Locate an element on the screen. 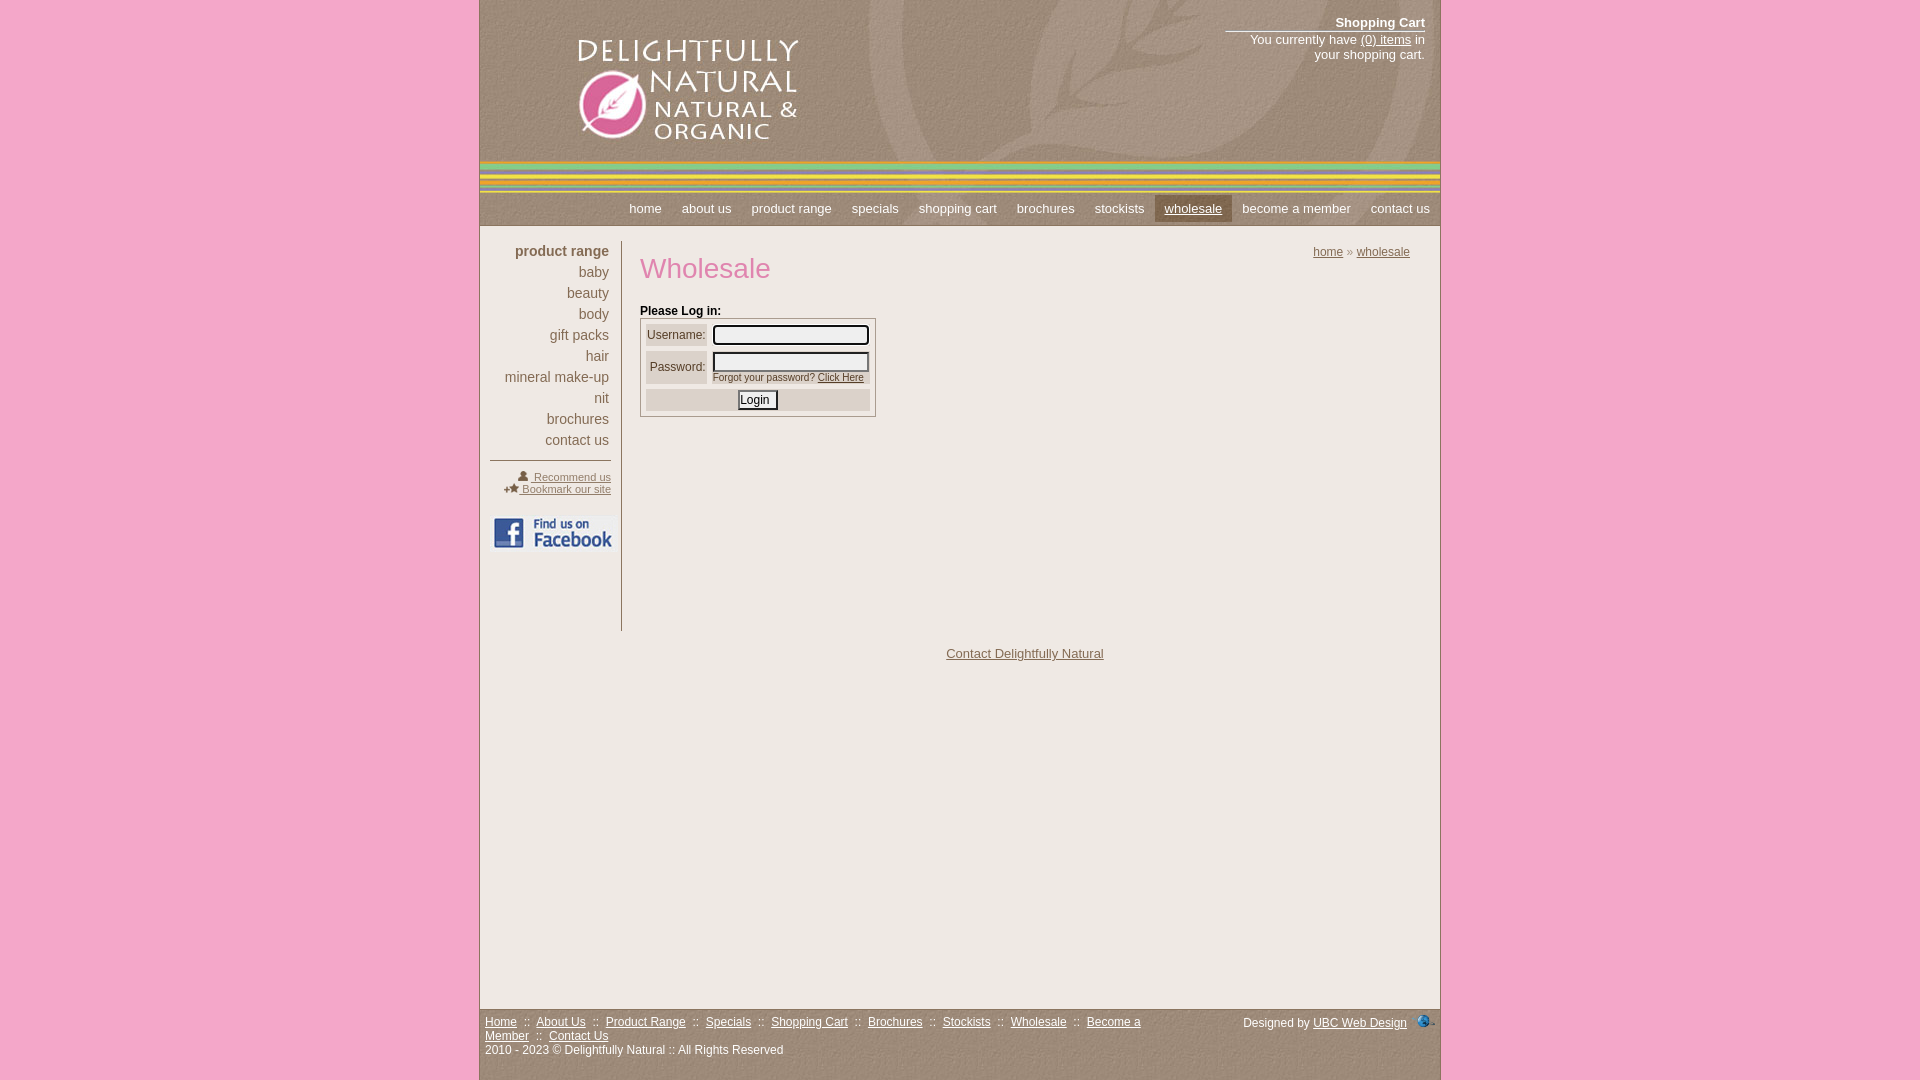 The image size is (1920, 1080). 'product range' is located at coordinates (550, 249).